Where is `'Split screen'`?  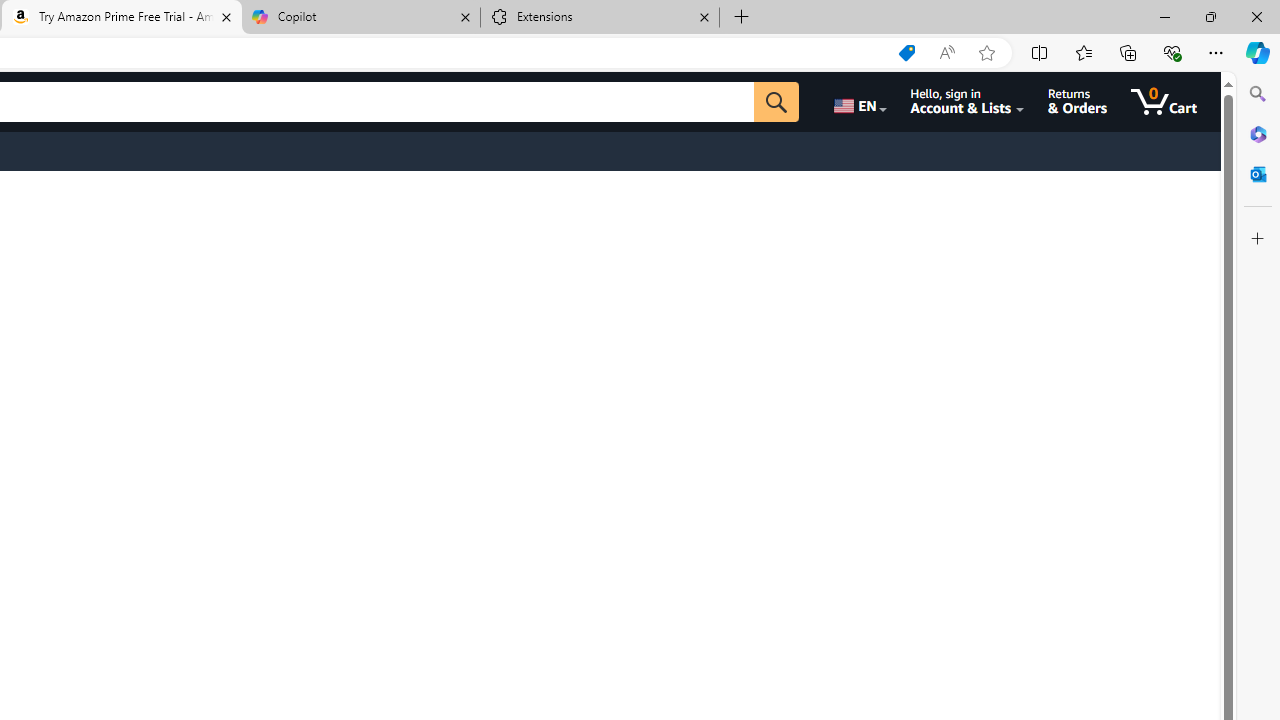 'Split screen' is located at coordinates (1040, 51).